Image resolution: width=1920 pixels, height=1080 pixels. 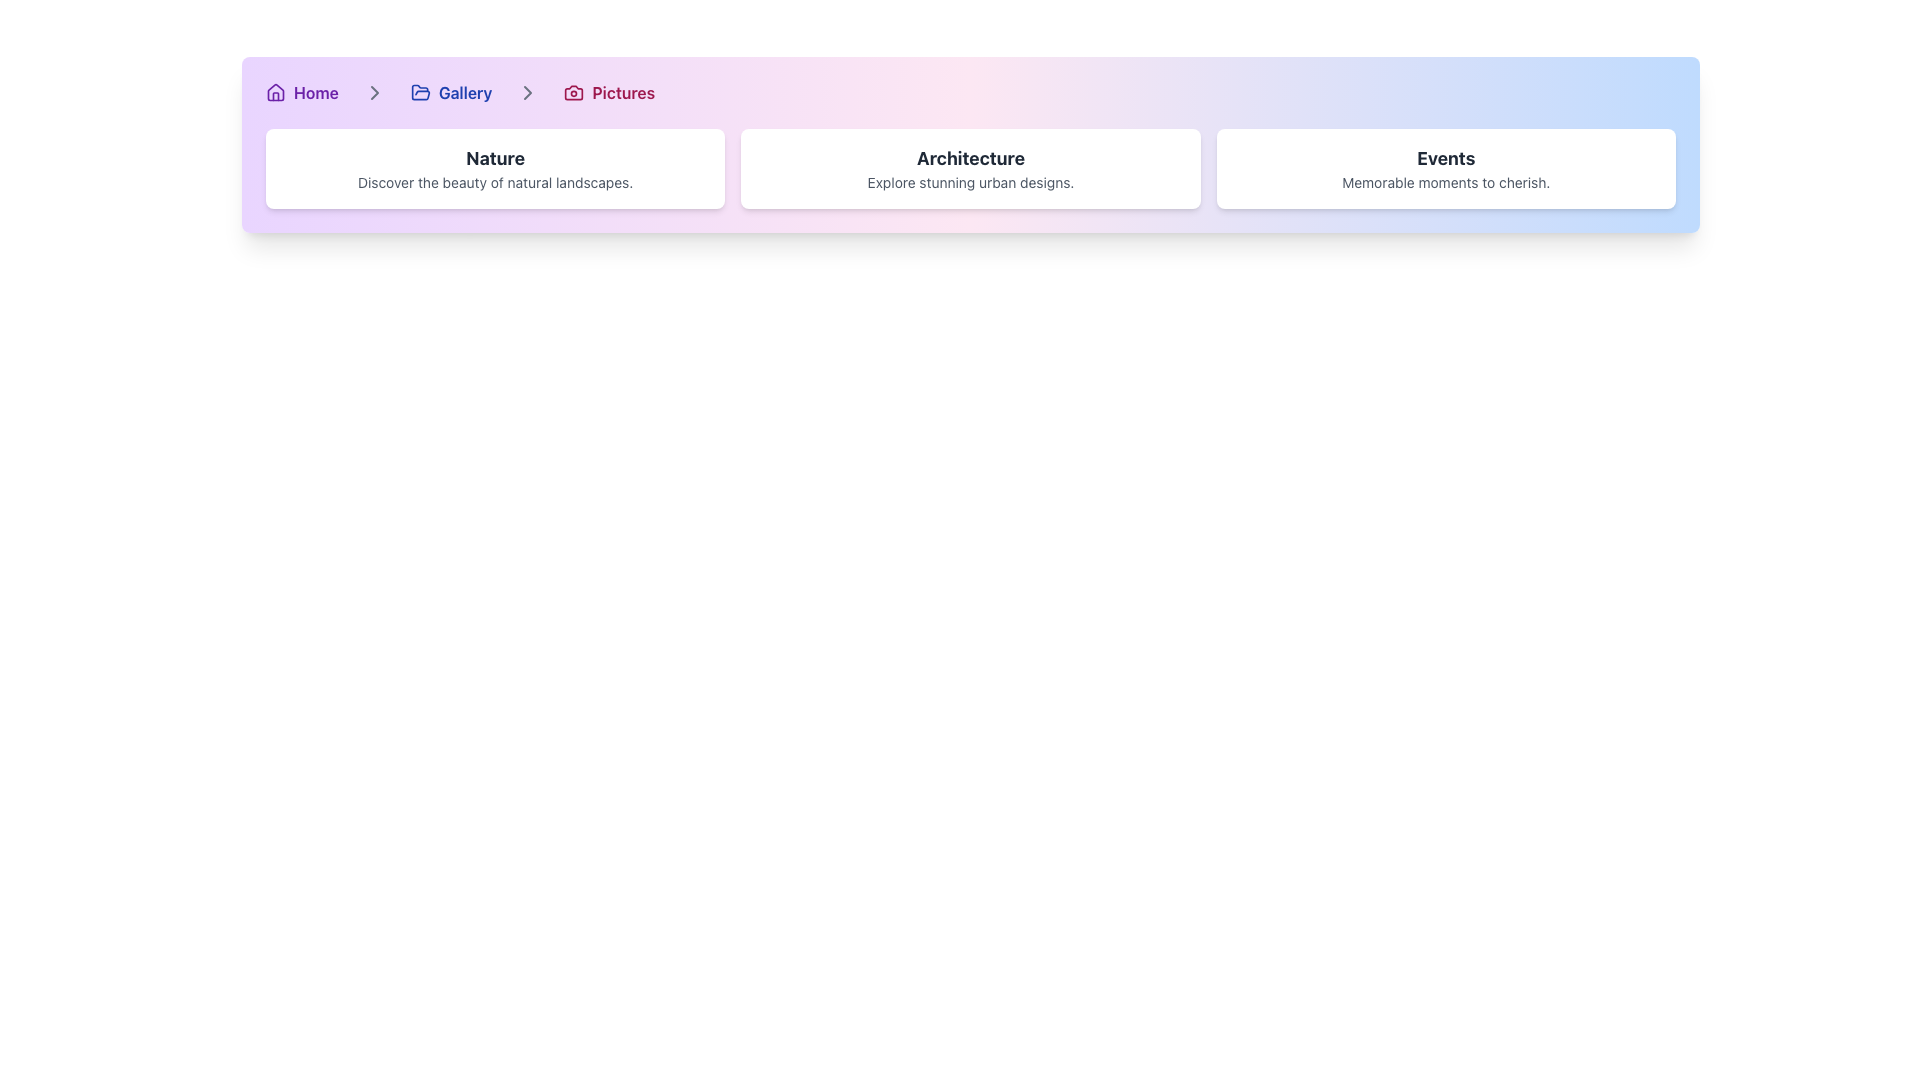 What do you see at coordinates (315, 92) in the screenshot?
I see `the 'Home' text label in bold purple font, which is part of the breadcrumb navigation bar` at bounding box center [315, 92].